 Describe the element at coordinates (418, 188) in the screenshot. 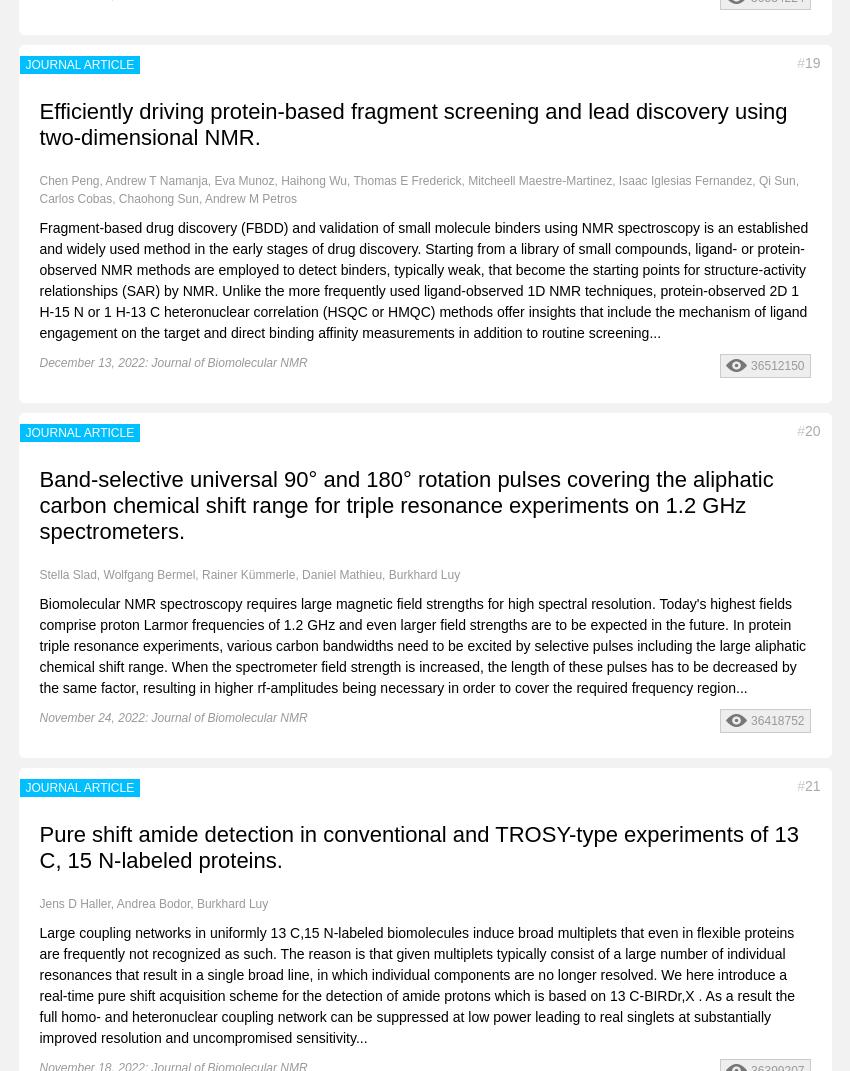

I see `'Chen Peng, Andrew T Namanja, Eva Munoz, Haihong Wu, Thomas E Frederick, Mitcheell Maestre-Martinez, Isaac Iglesias Fernandez, Qi Sun, Carlos Cobas, Chaohong Sun, Andrew M Petros'` at that location.